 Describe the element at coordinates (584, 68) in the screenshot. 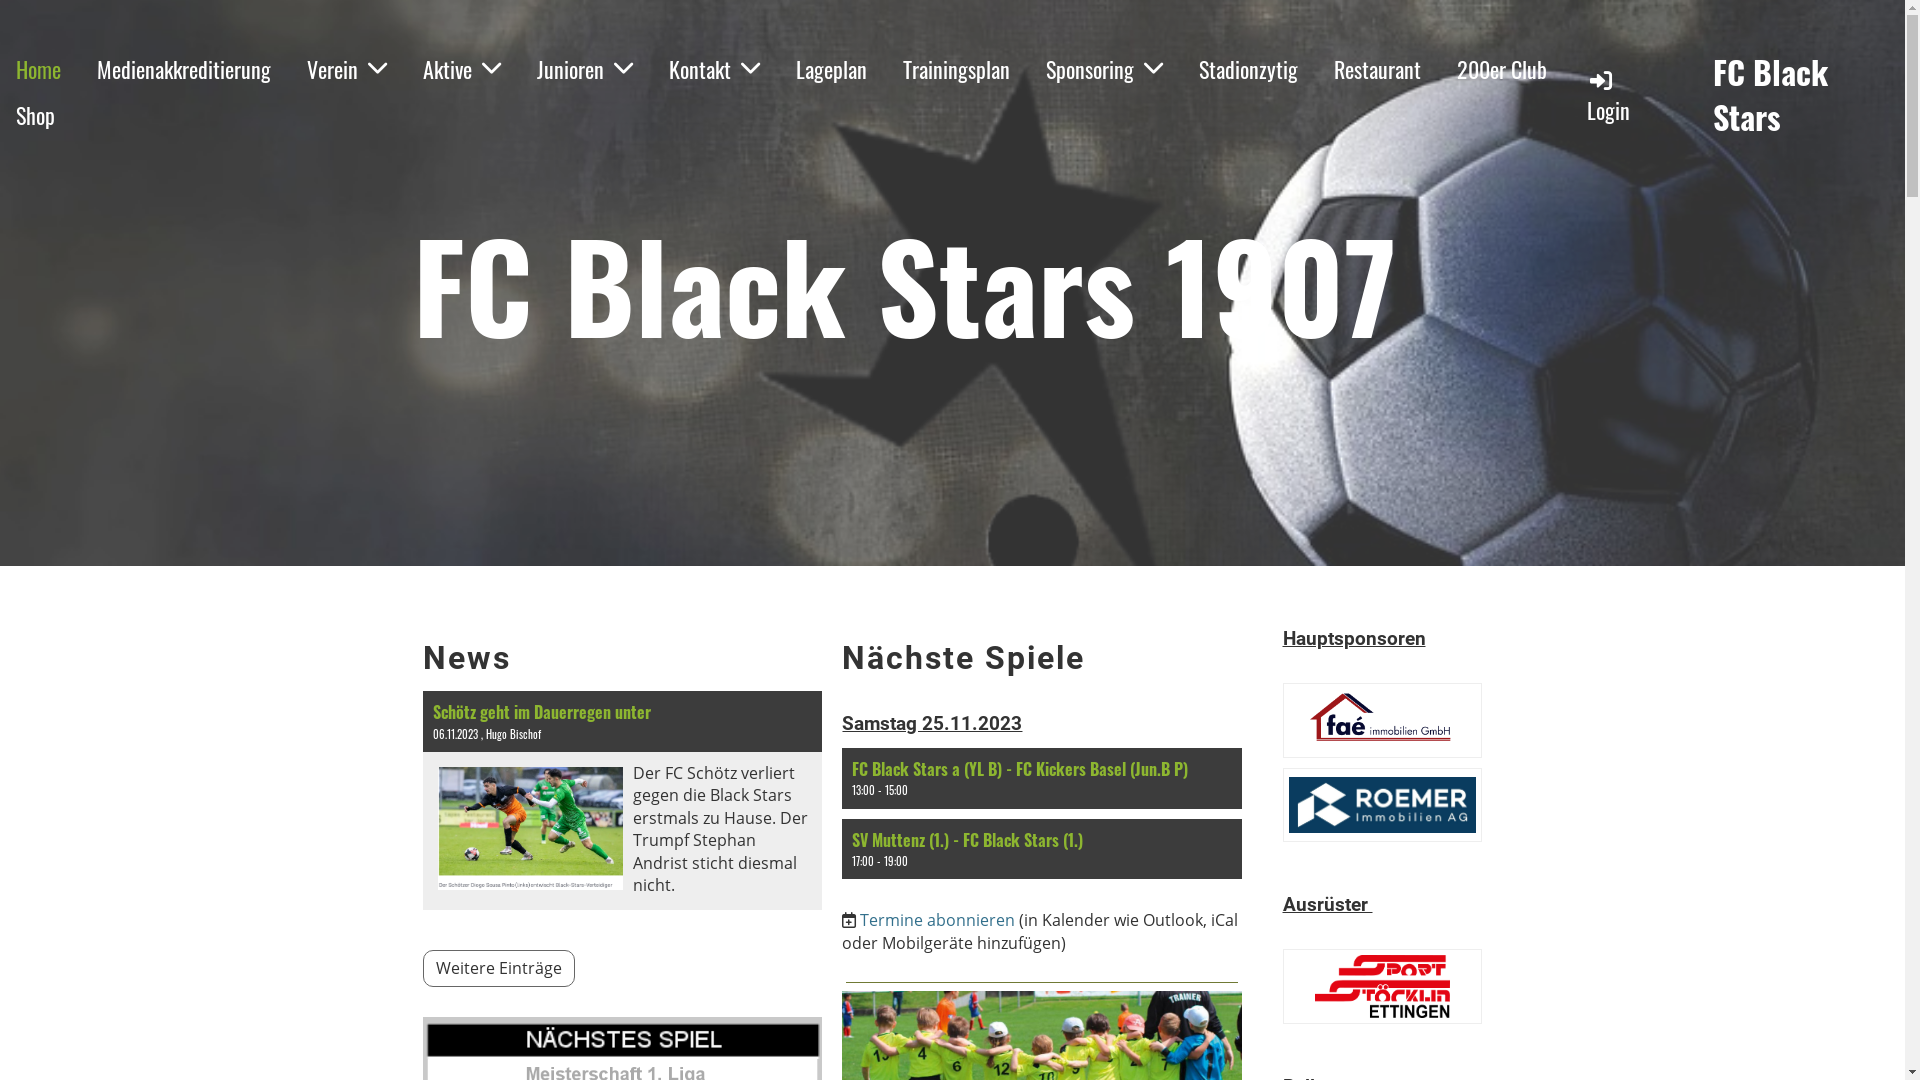

I see `'Junioren'` at that location.